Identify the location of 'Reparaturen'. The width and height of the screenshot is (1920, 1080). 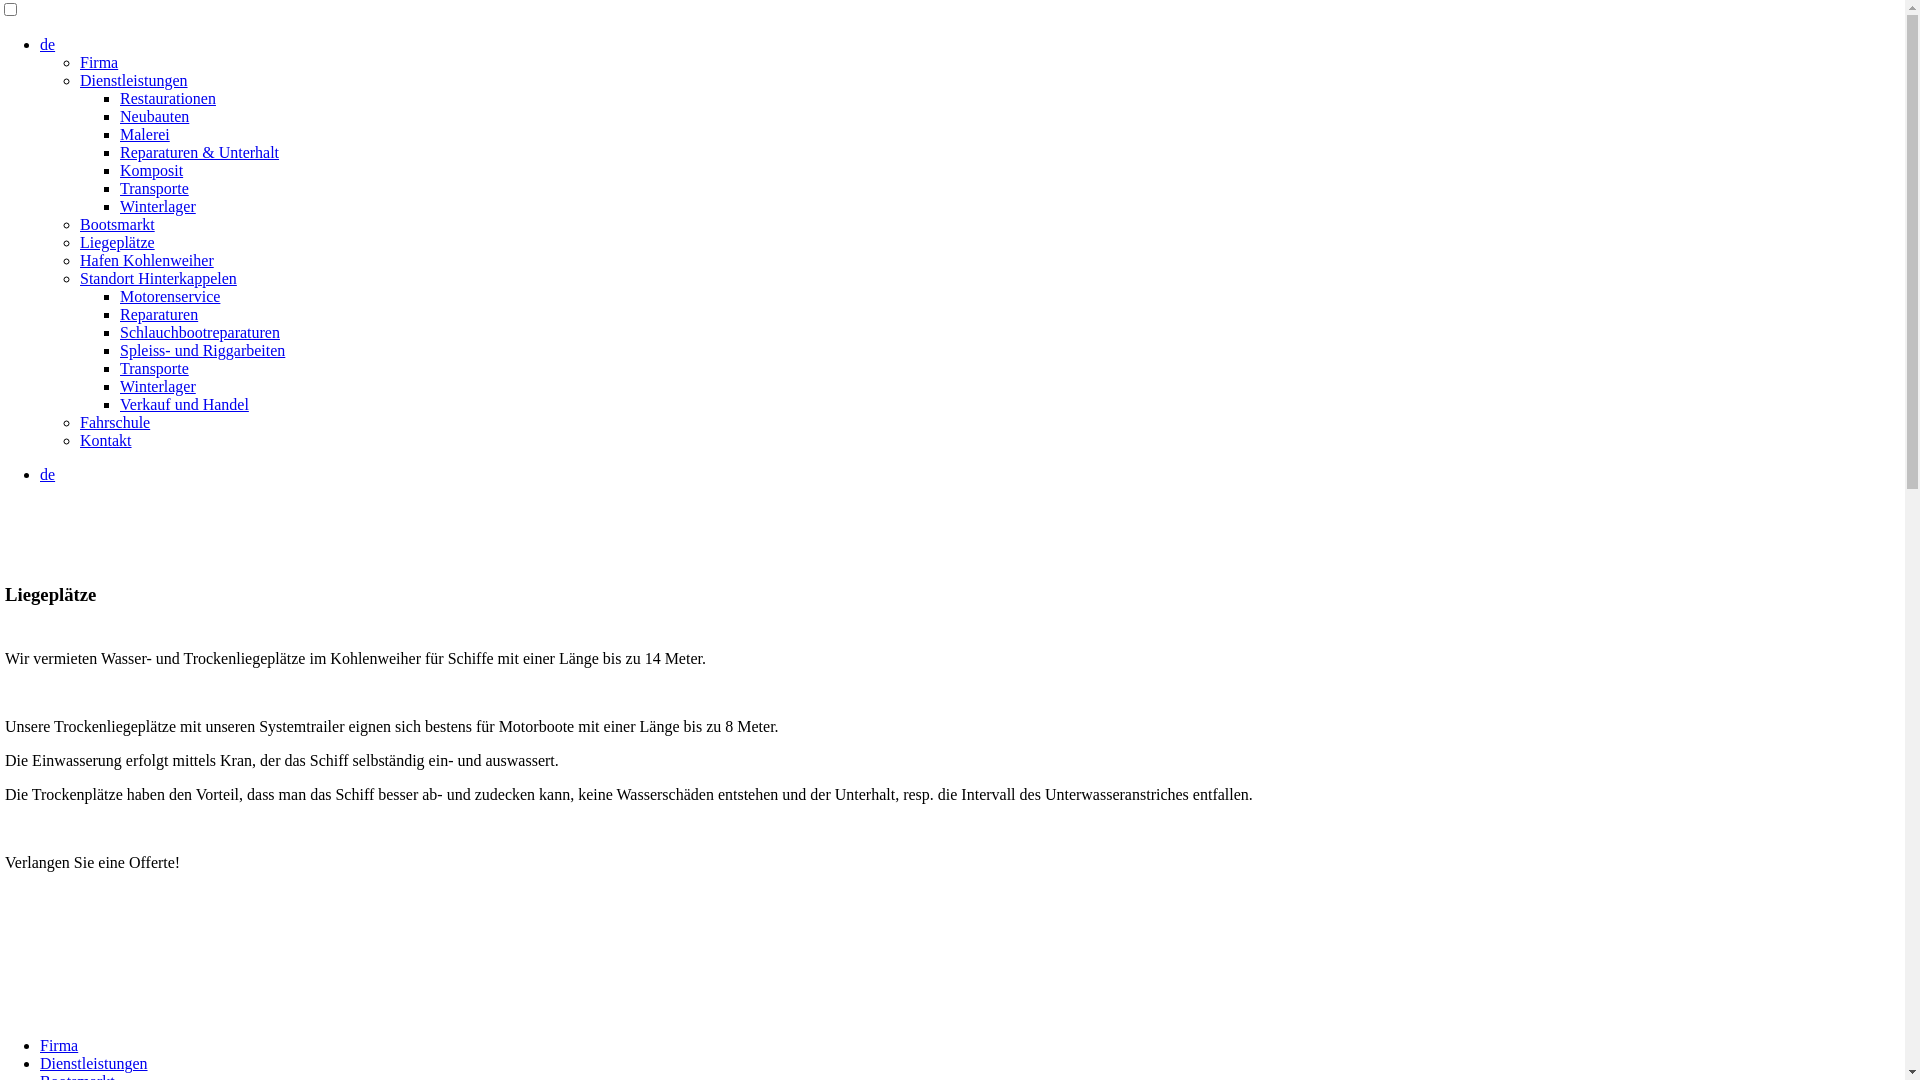
(157, 314).